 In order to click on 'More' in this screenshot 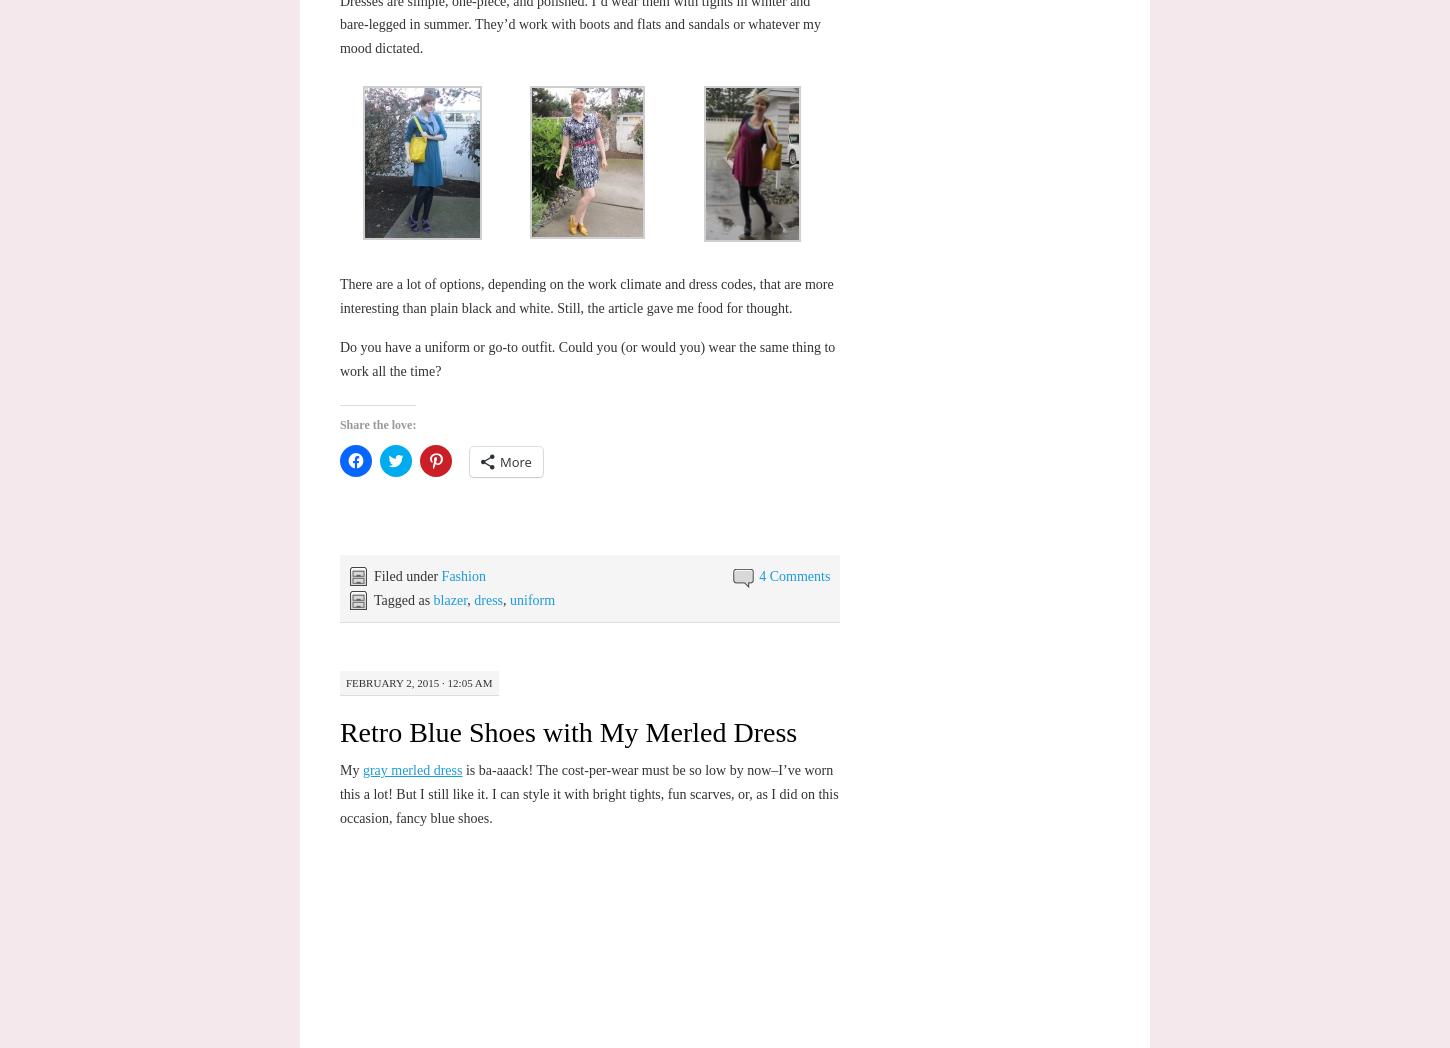, I will do `click(515, 460)`.